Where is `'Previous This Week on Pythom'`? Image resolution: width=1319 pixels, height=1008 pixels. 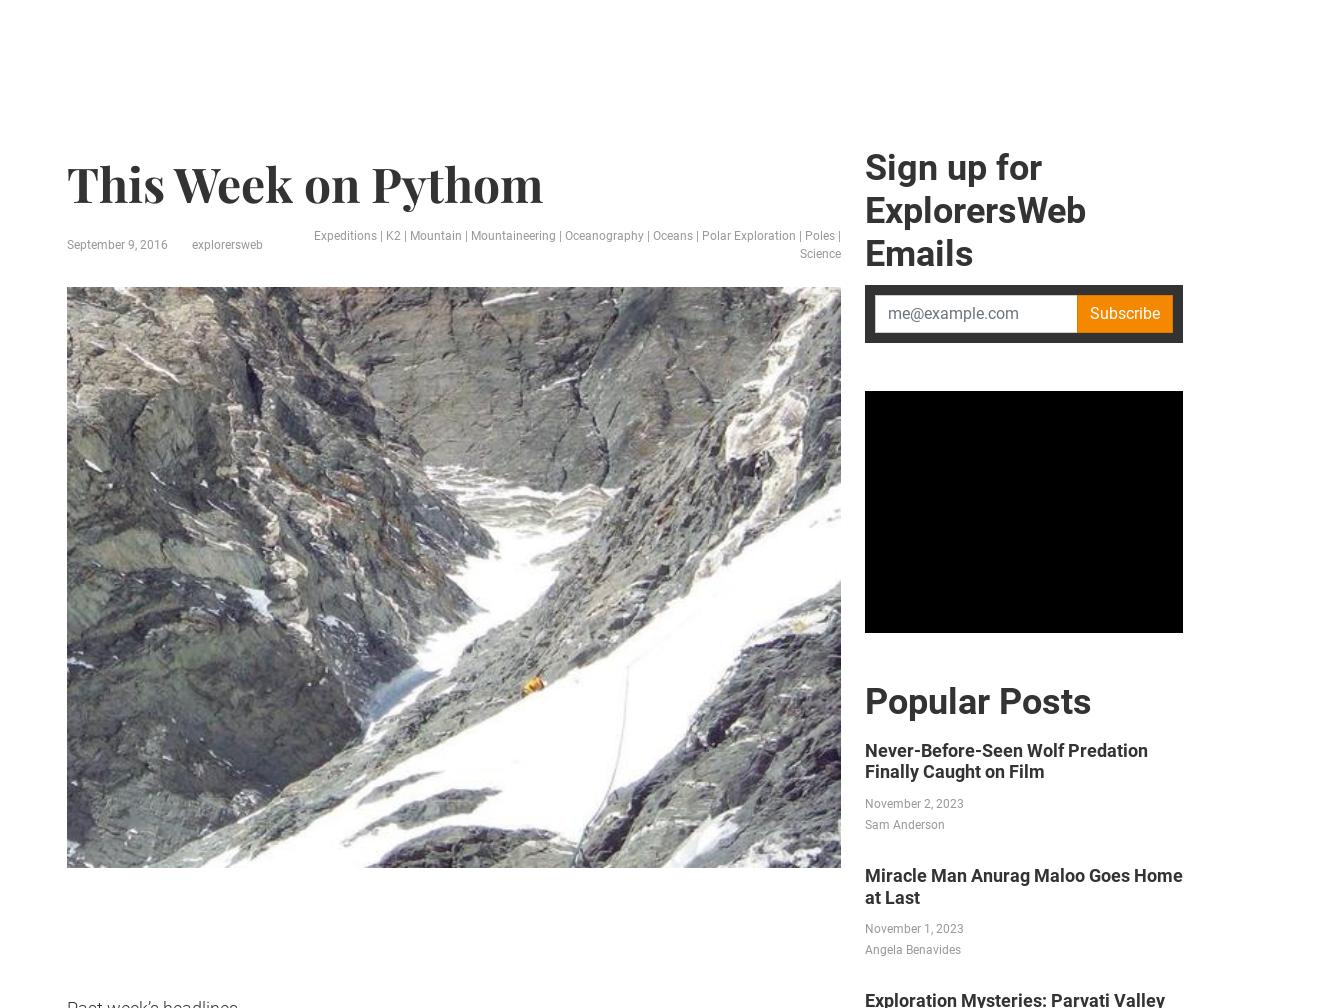
'Previous This Week on Pythom' is located at coordinates (191, 873).